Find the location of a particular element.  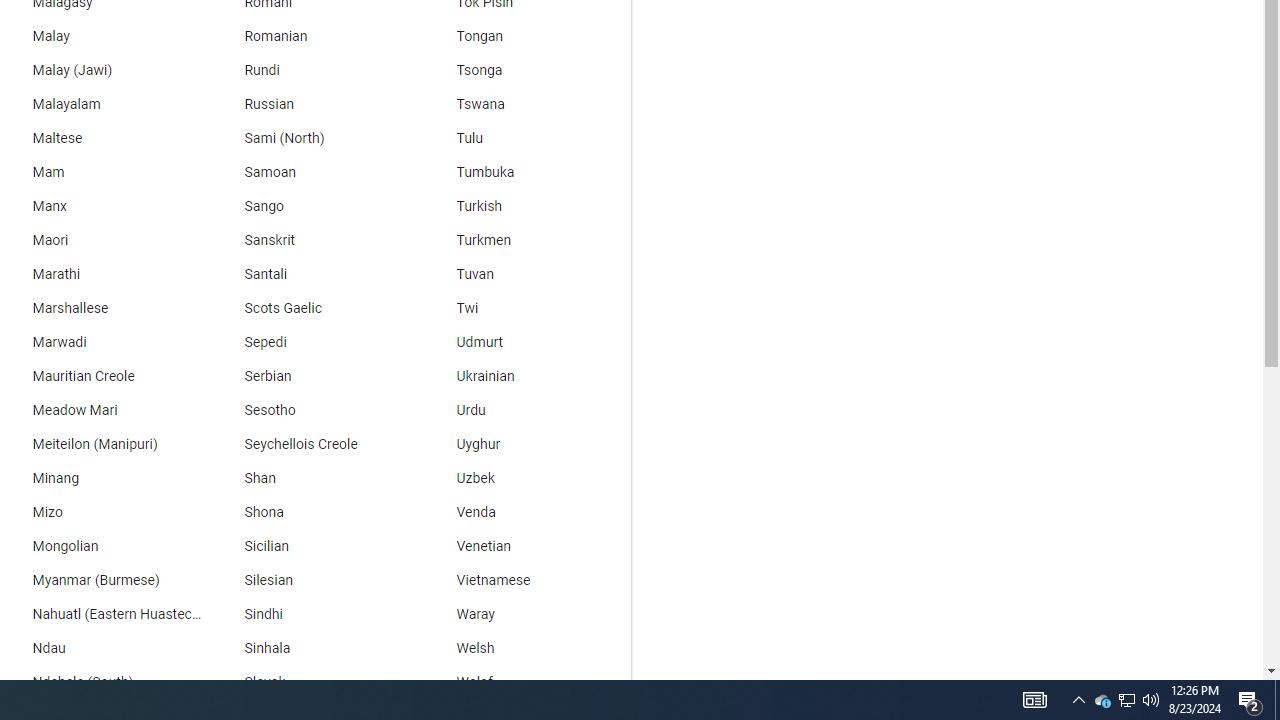

'Slovak' is located at coordinates (311, 681).